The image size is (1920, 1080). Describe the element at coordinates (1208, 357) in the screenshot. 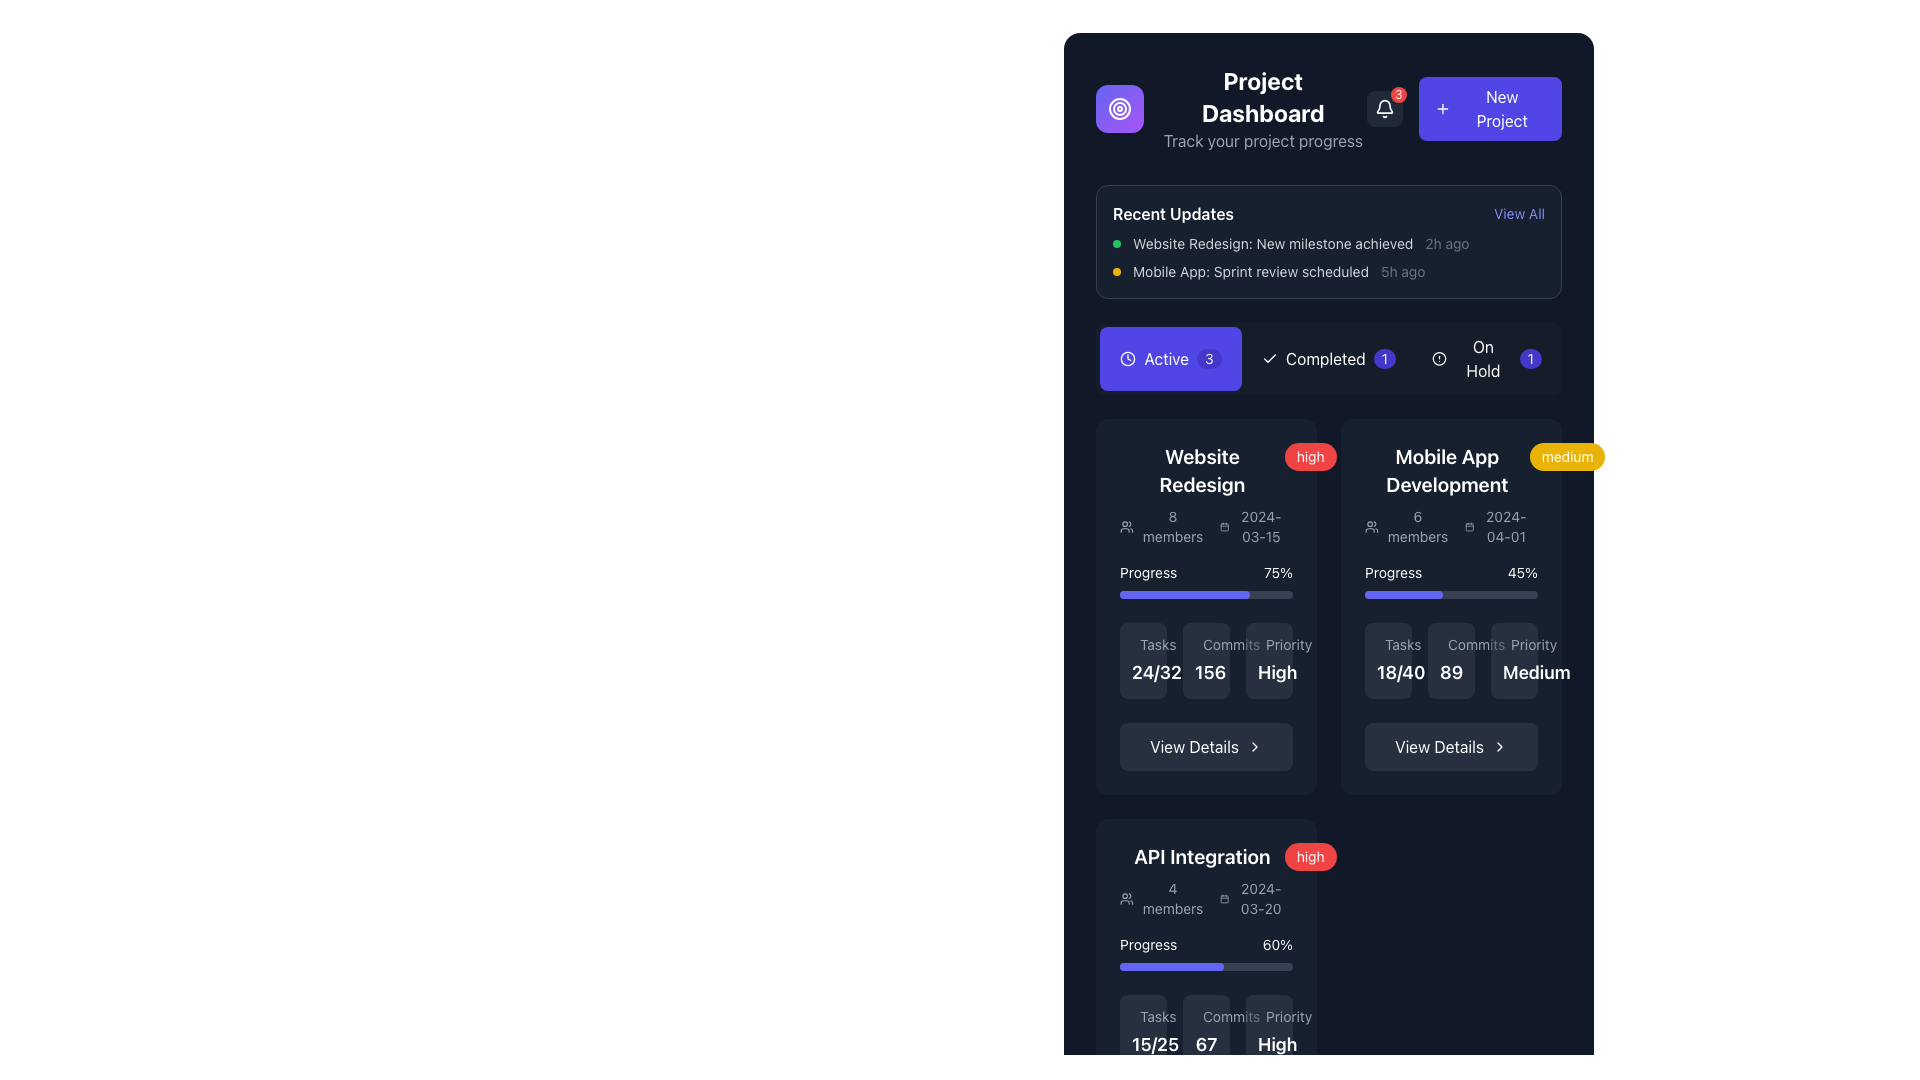

I see `the circular badge with a filled indigo-blue background displaying the number '3' in a small white font, located to the right of the clock icon within the active status indicator section` at that location.